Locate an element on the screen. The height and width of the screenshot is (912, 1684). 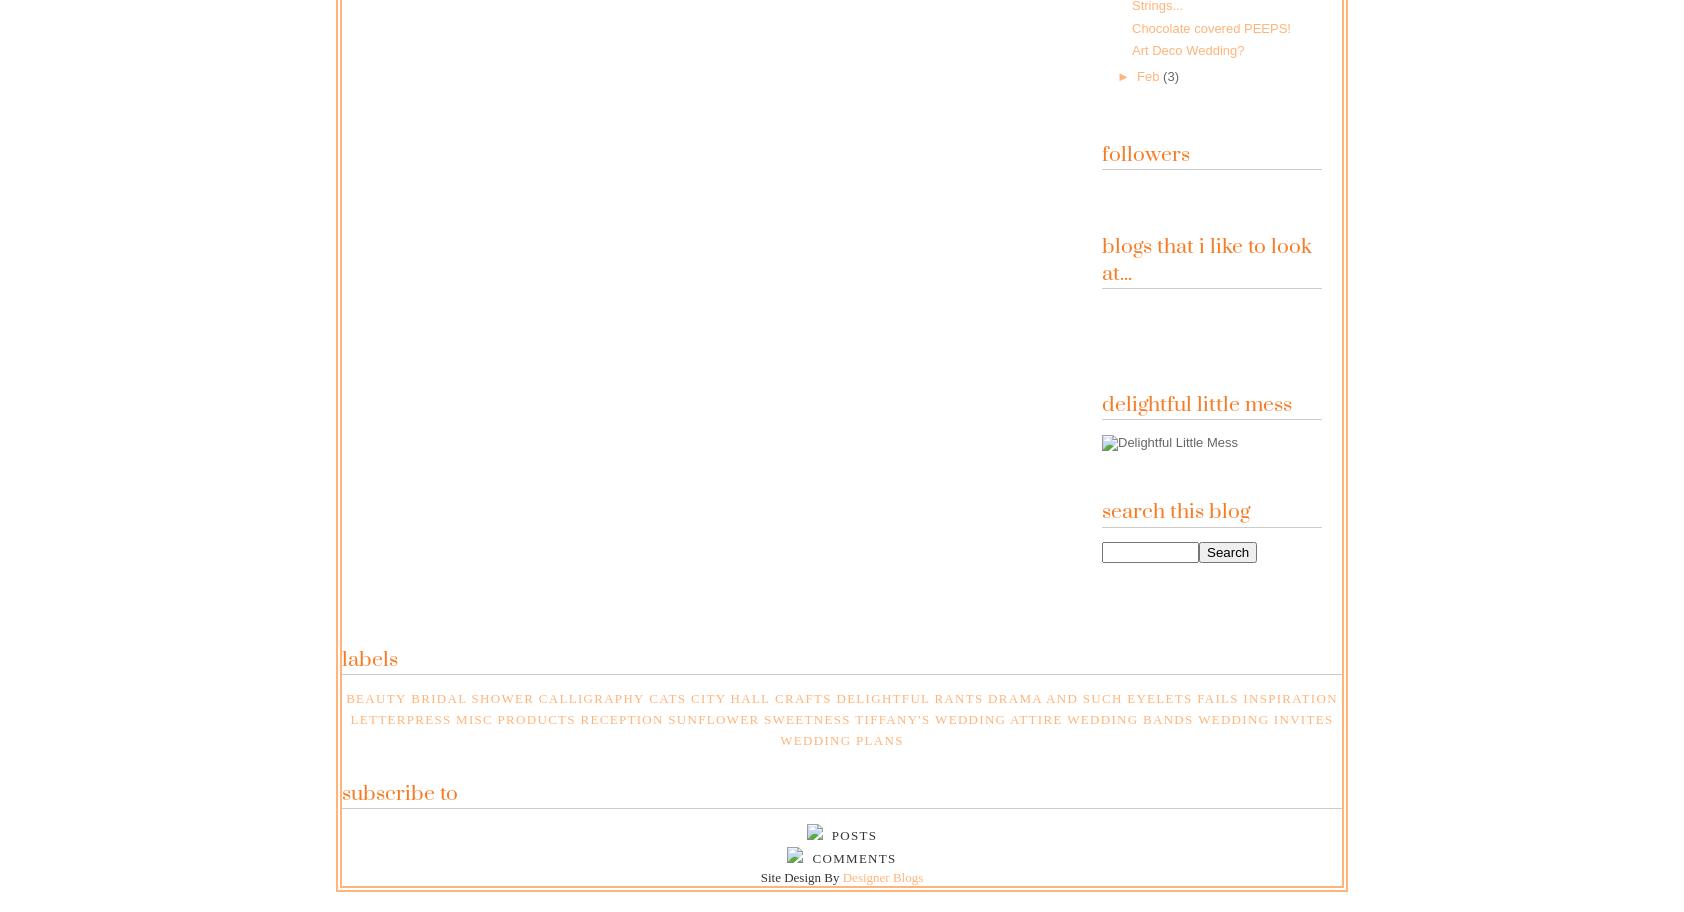
'Cats' is located at coordinates (667, 698).